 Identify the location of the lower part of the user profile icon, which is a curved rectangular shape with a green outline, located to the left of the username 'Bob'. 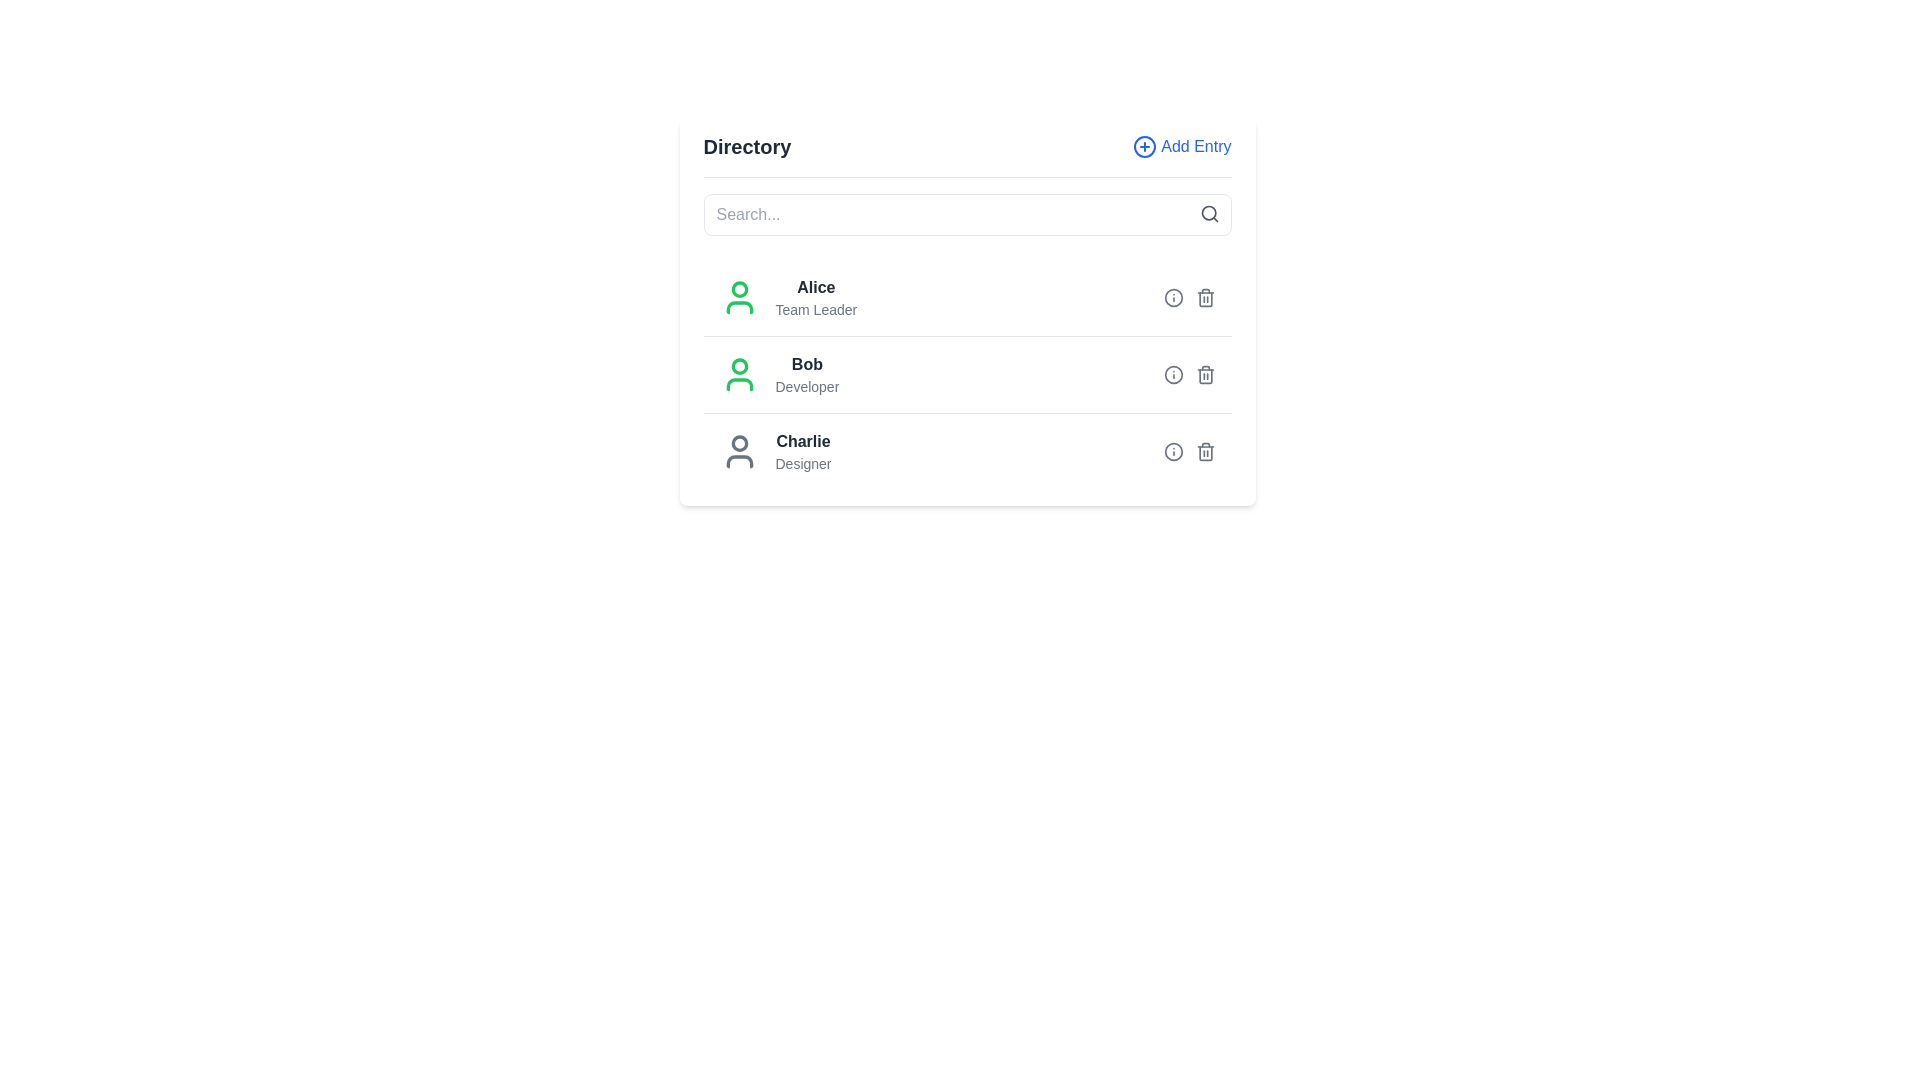
(738, 385).